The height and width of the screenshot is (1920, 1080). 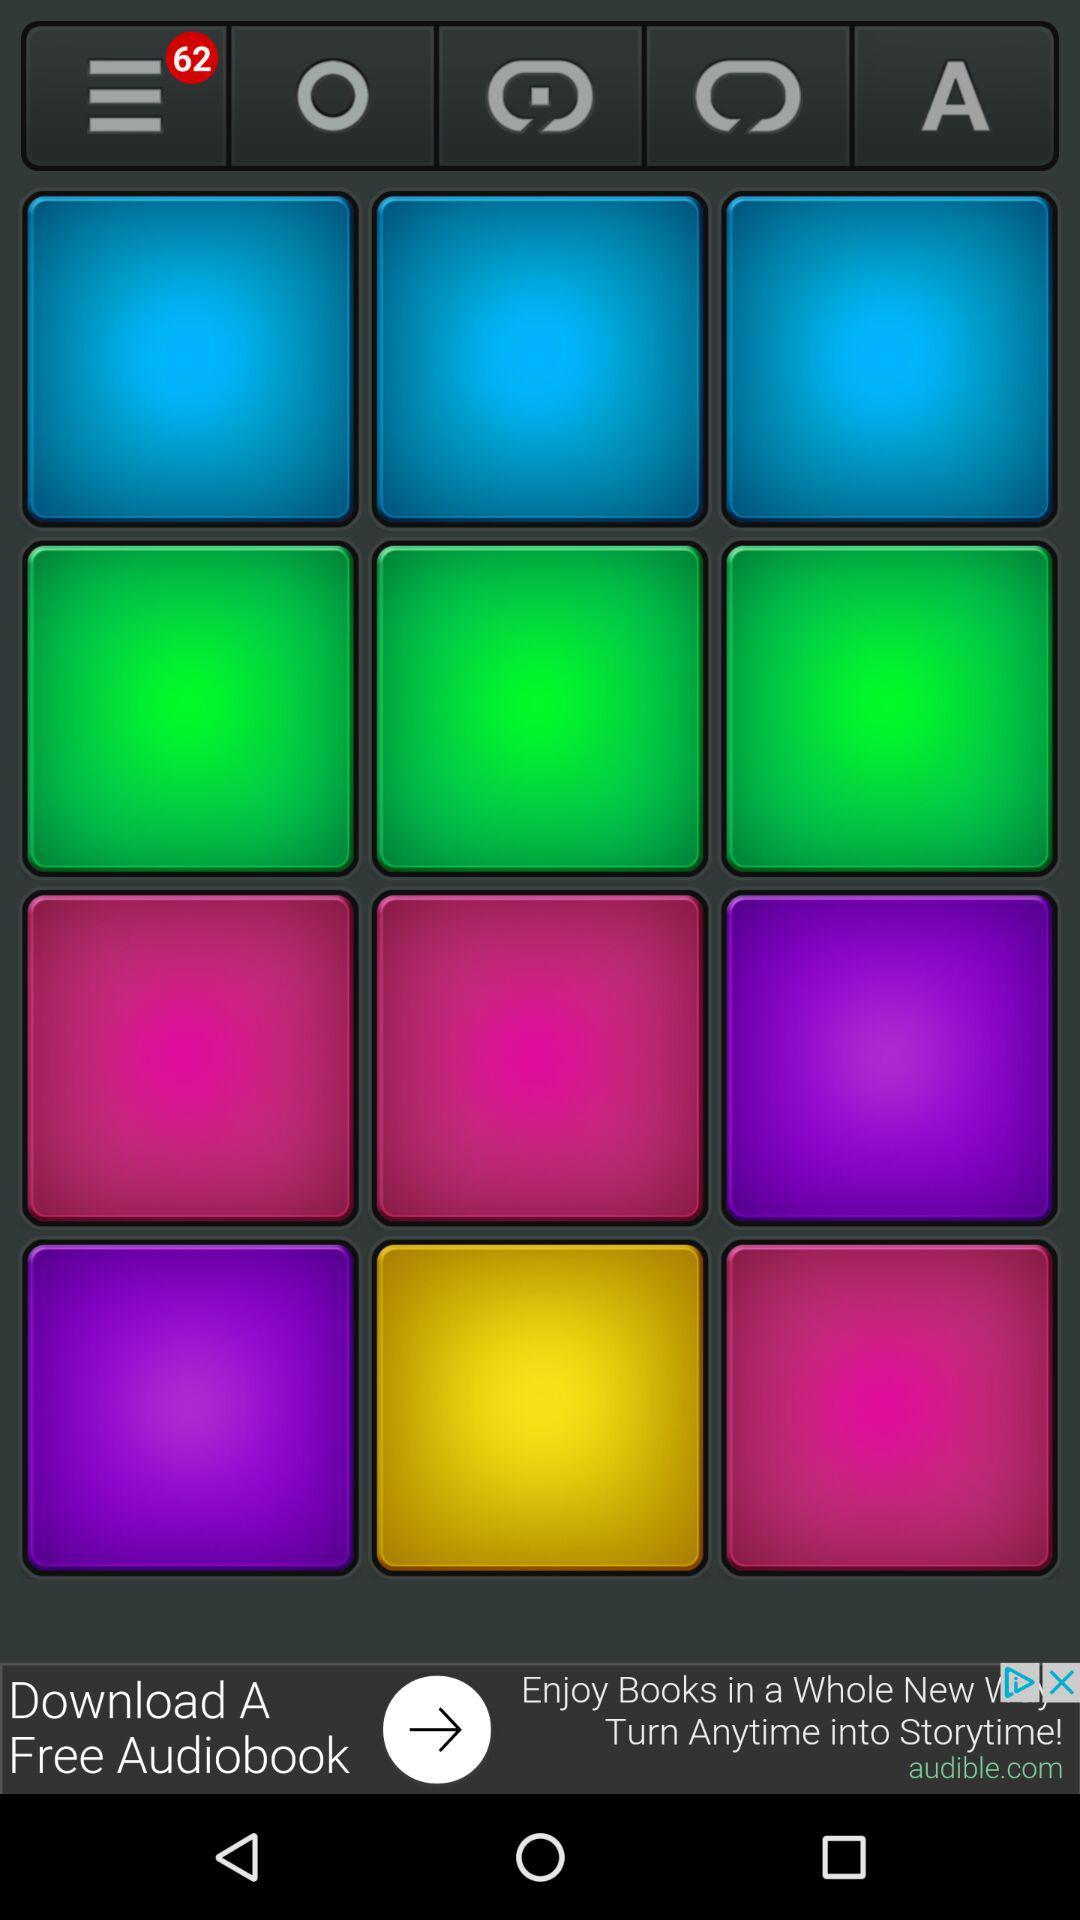 I want to click on green button, so click(x=540, y=708).